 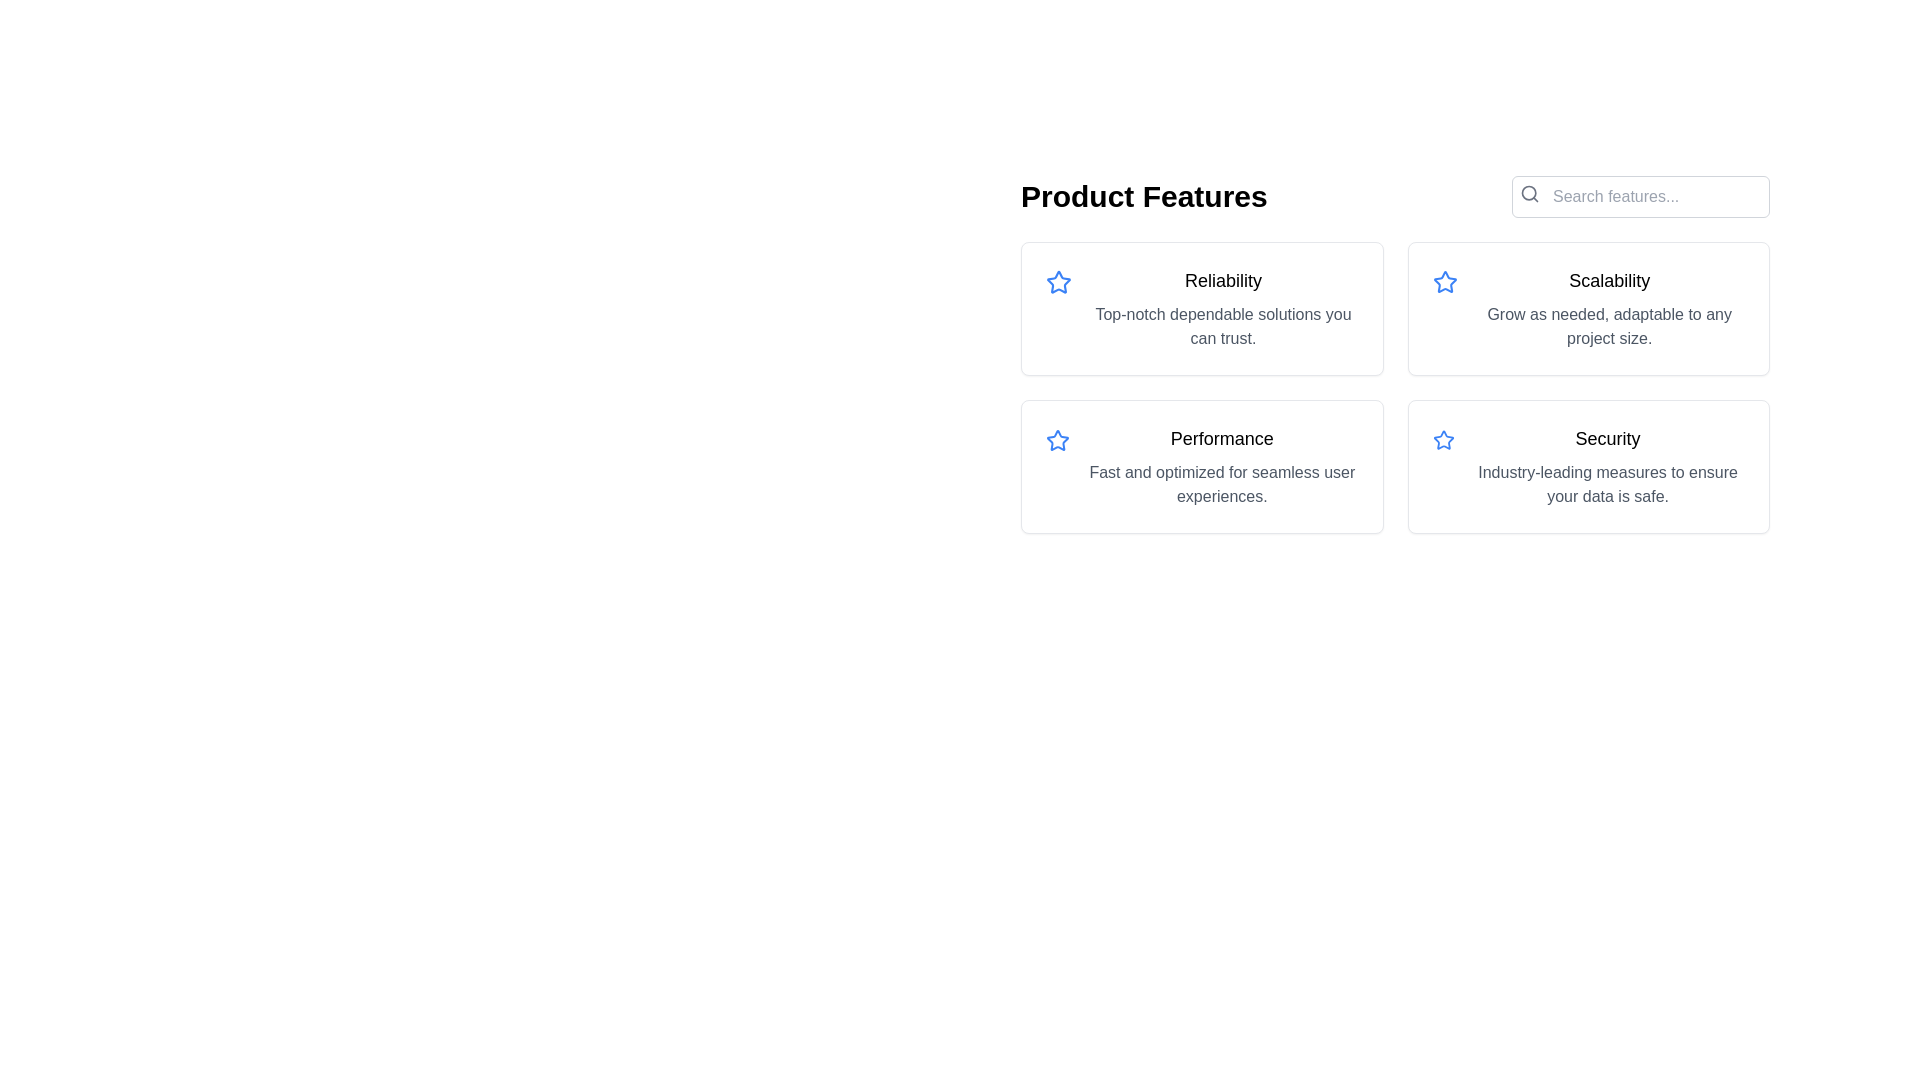 I want to click on the text block in the top-right card of the 'Product Features' grid that provides information about the 'Scalability' feature, so click(x=1609, y=308).